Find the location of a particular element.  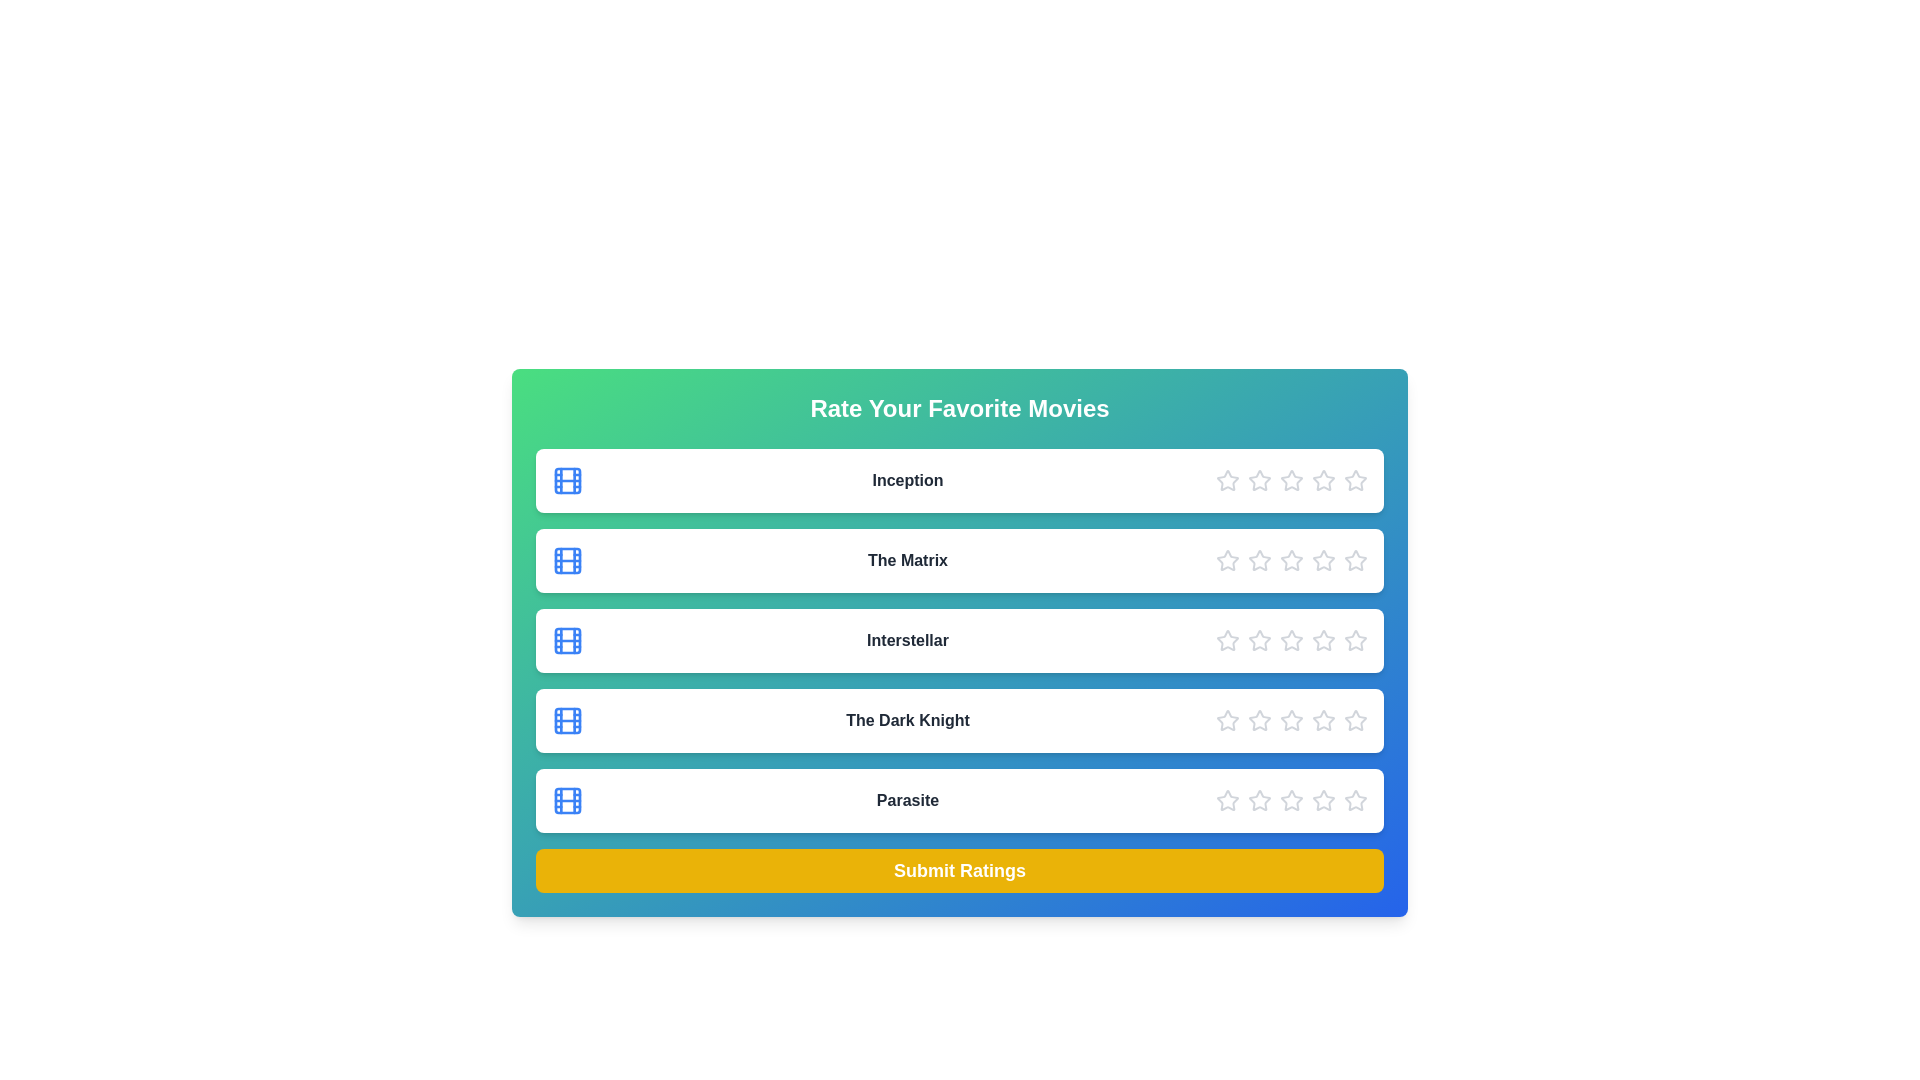

the star corresponding to 2 to preview the rating is located at coordinates (1258, 481).